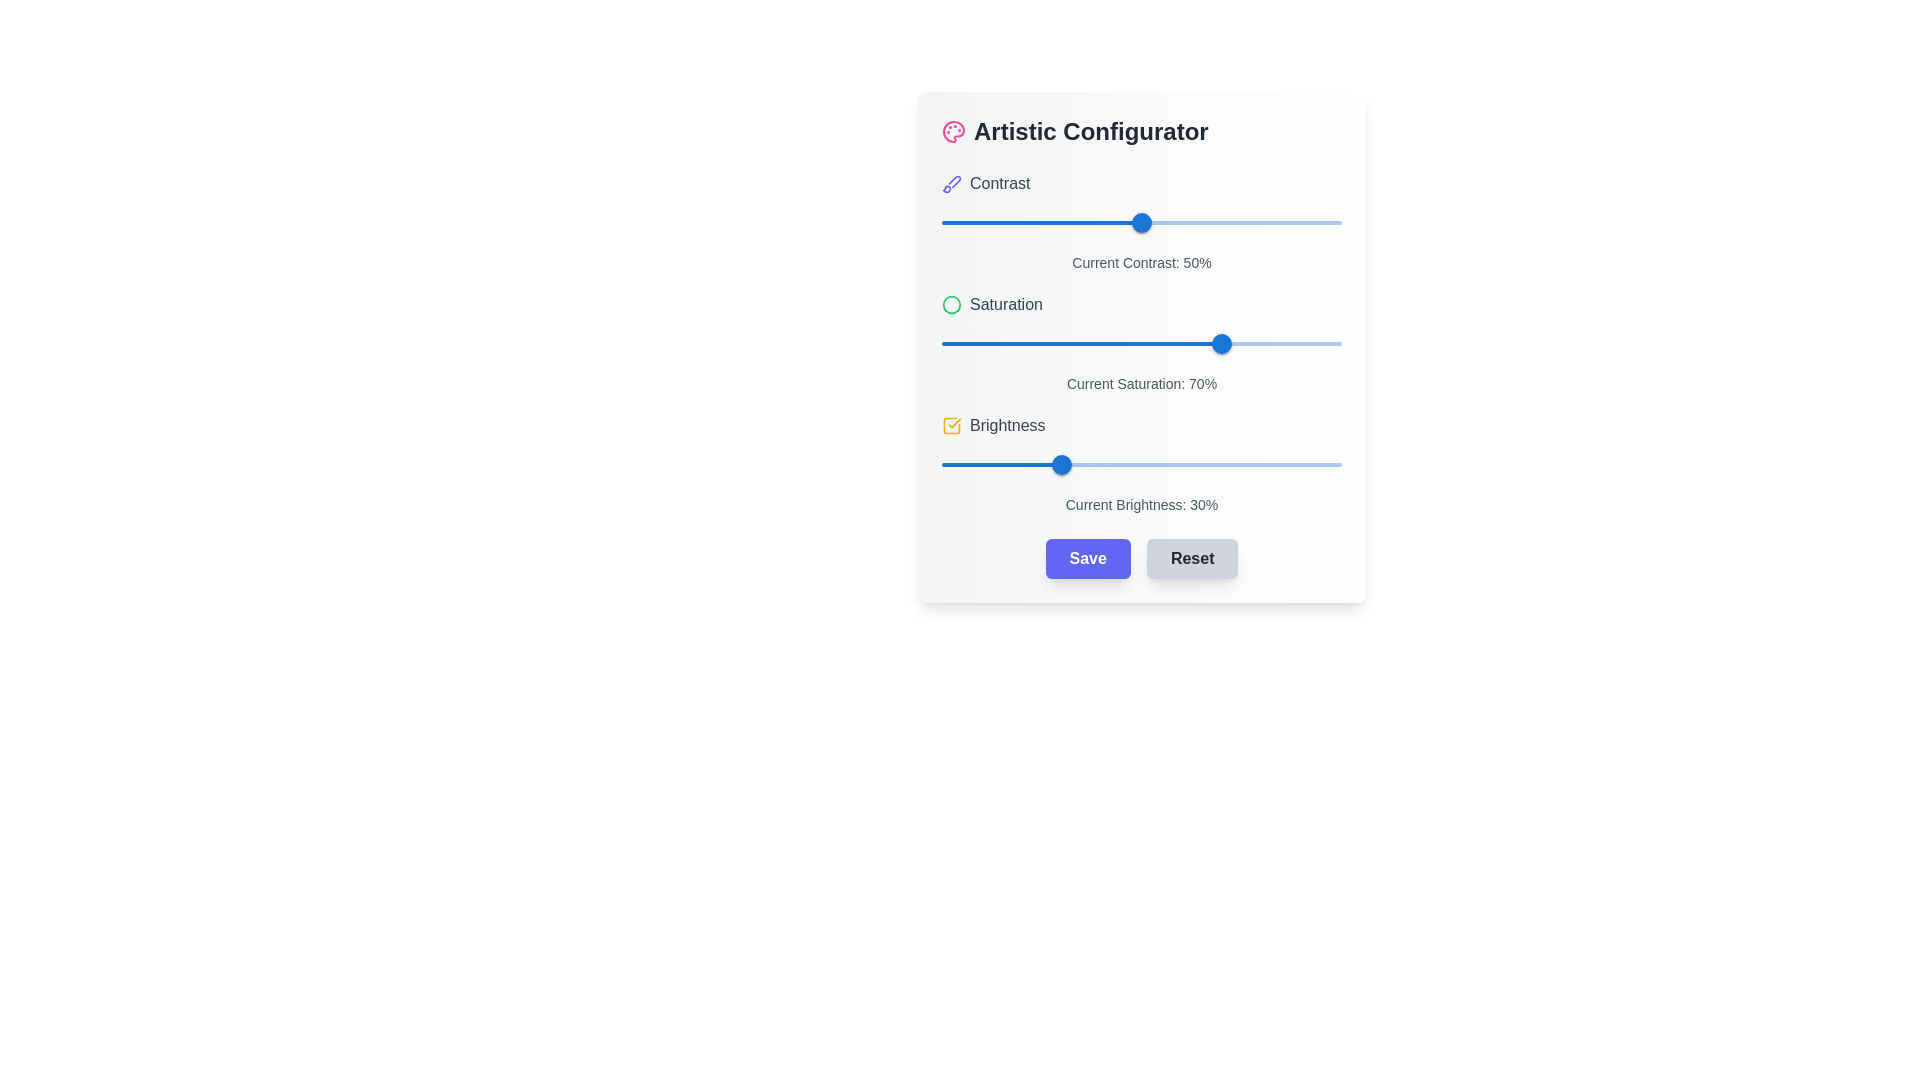 The height and width of the screenshot is (1080, 1920). Describe the element at coordinates (1146, 223) in the screenshot. I see `contrast` at that location.